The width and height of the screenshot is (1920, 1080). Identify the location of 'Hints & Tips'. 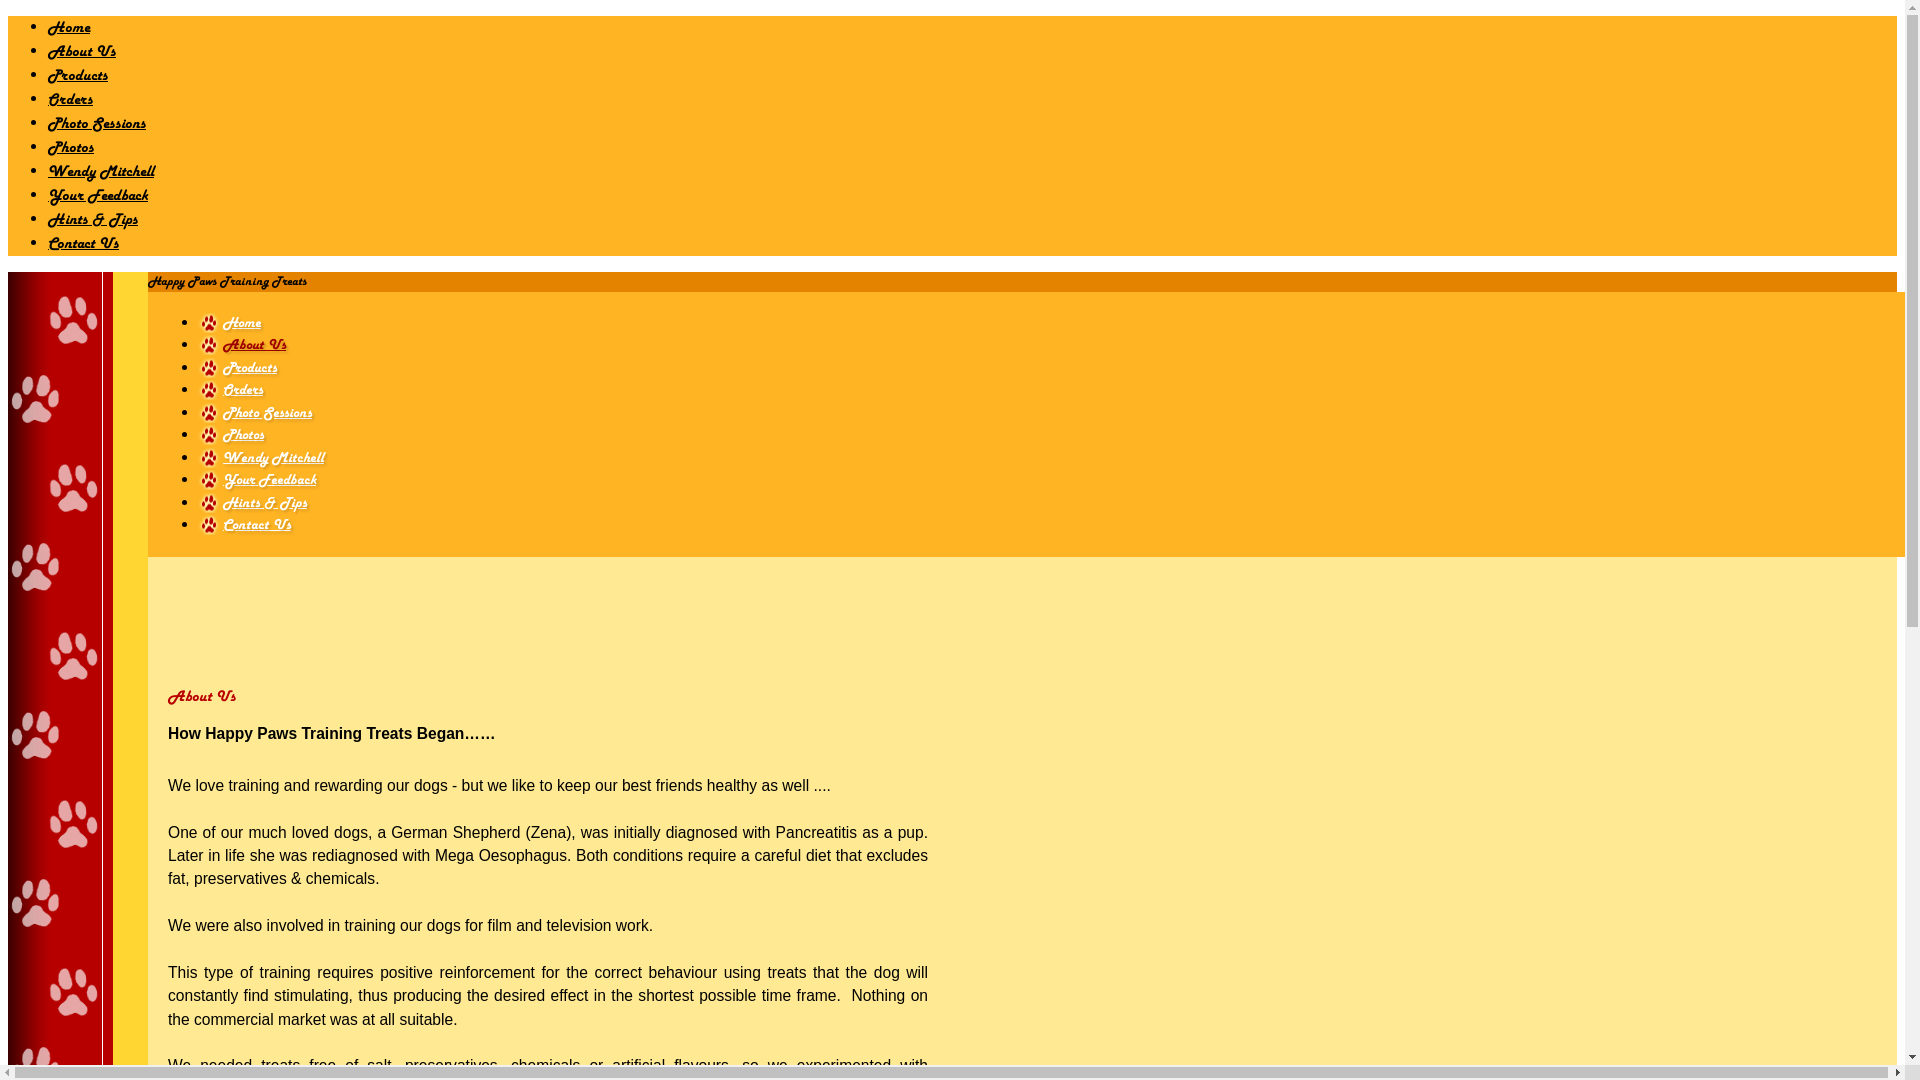
(251, 500).